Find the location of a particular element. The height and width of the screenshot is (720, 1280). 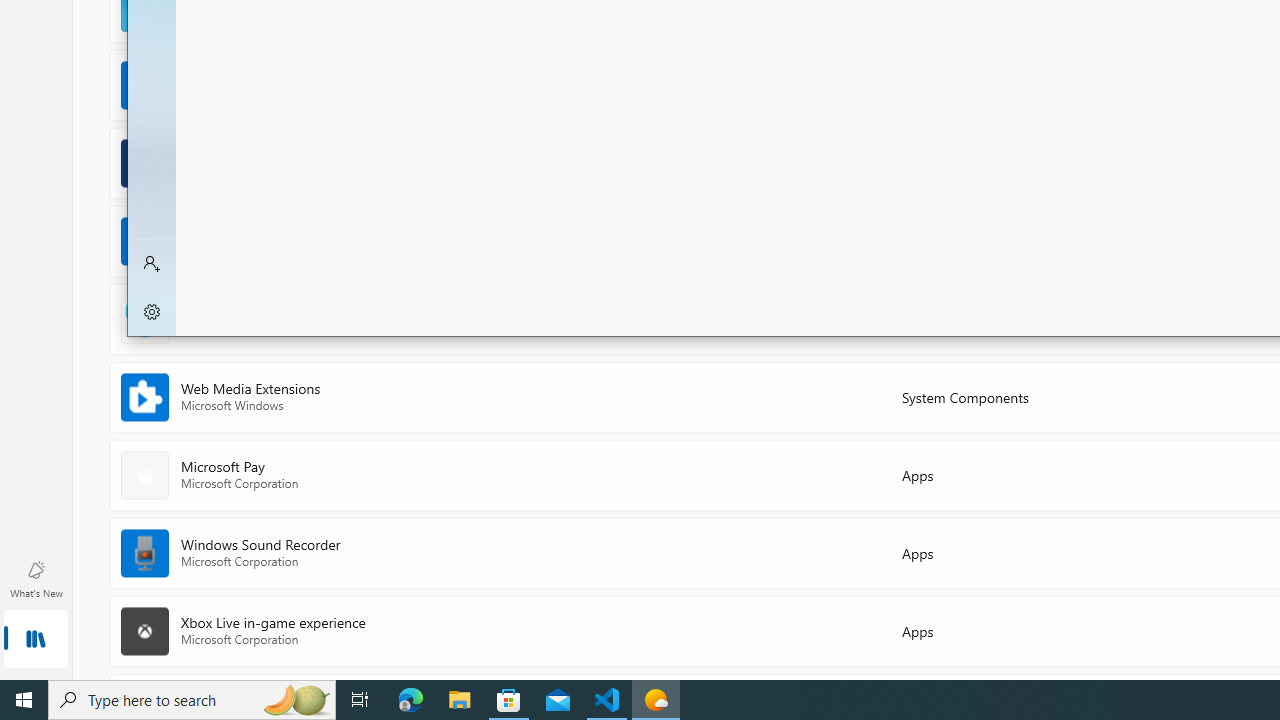

'What' is located at coordinates (35, 578).